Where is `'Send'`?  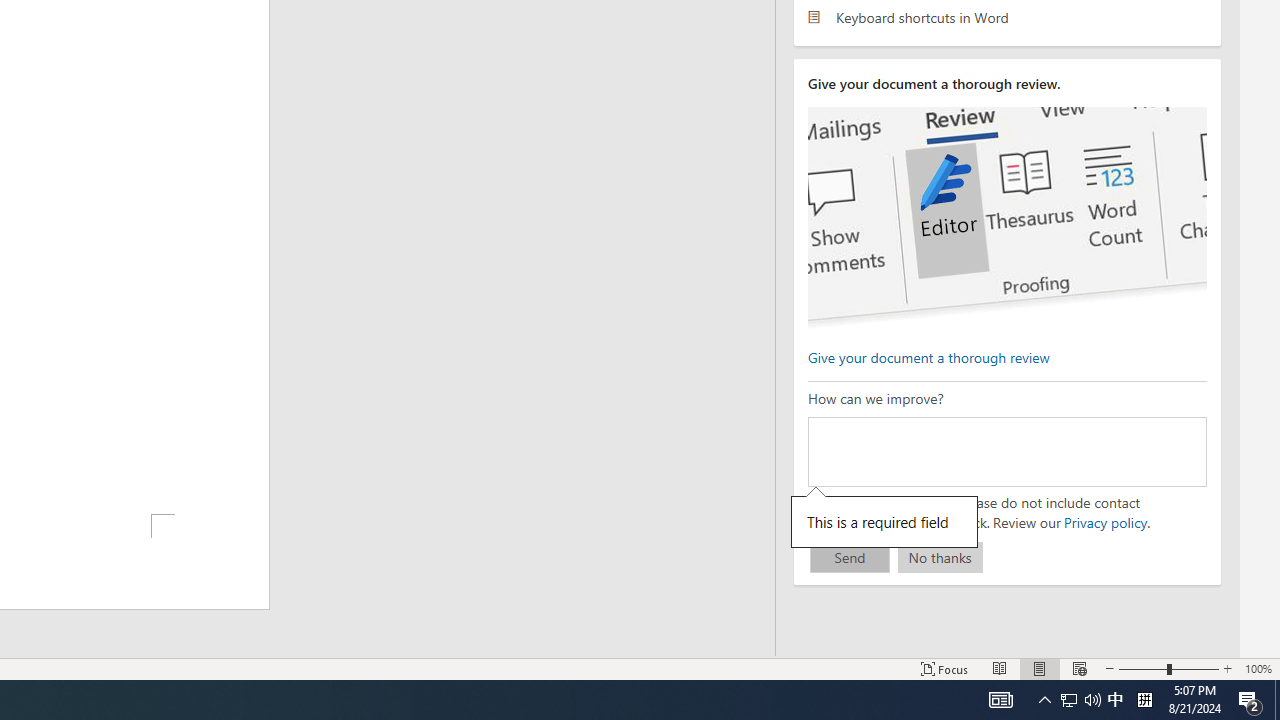
'Send' is located at coordinates (849, 557).